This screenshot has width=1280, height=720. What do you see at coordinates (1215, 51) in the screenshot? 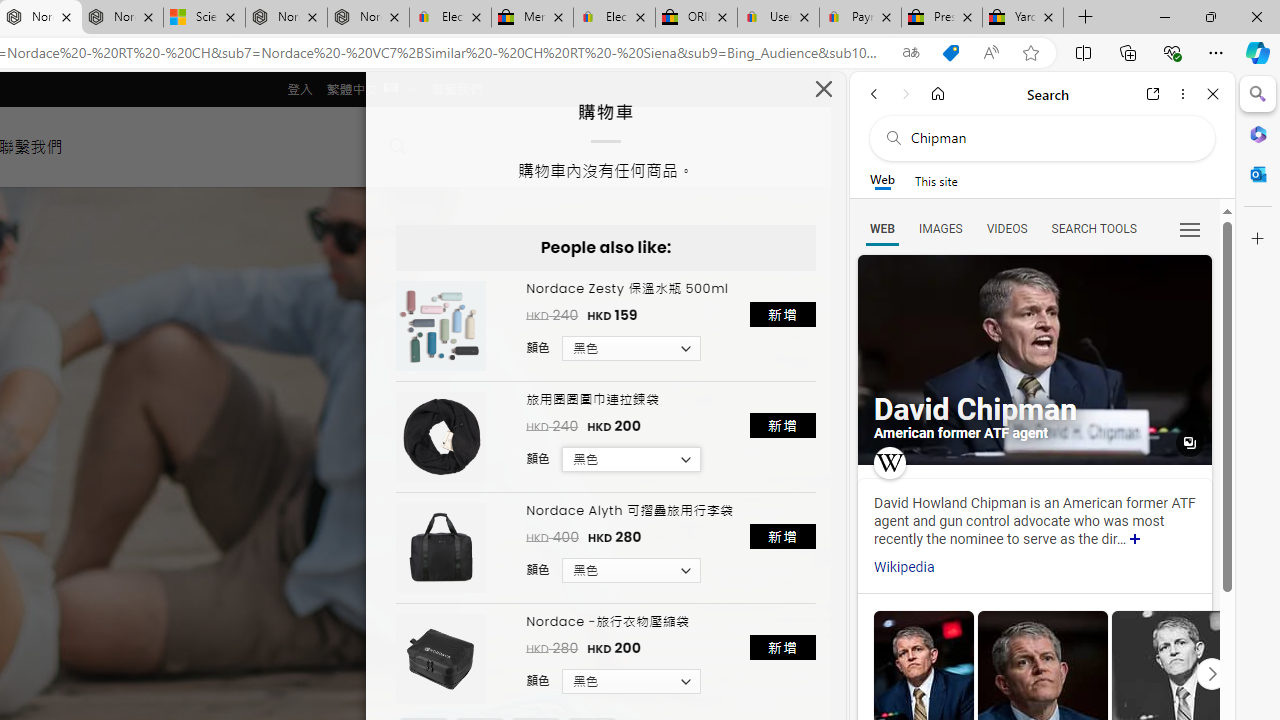
I see `'Settings and more (Alt+F)'` at bounding box center [1215, 51].